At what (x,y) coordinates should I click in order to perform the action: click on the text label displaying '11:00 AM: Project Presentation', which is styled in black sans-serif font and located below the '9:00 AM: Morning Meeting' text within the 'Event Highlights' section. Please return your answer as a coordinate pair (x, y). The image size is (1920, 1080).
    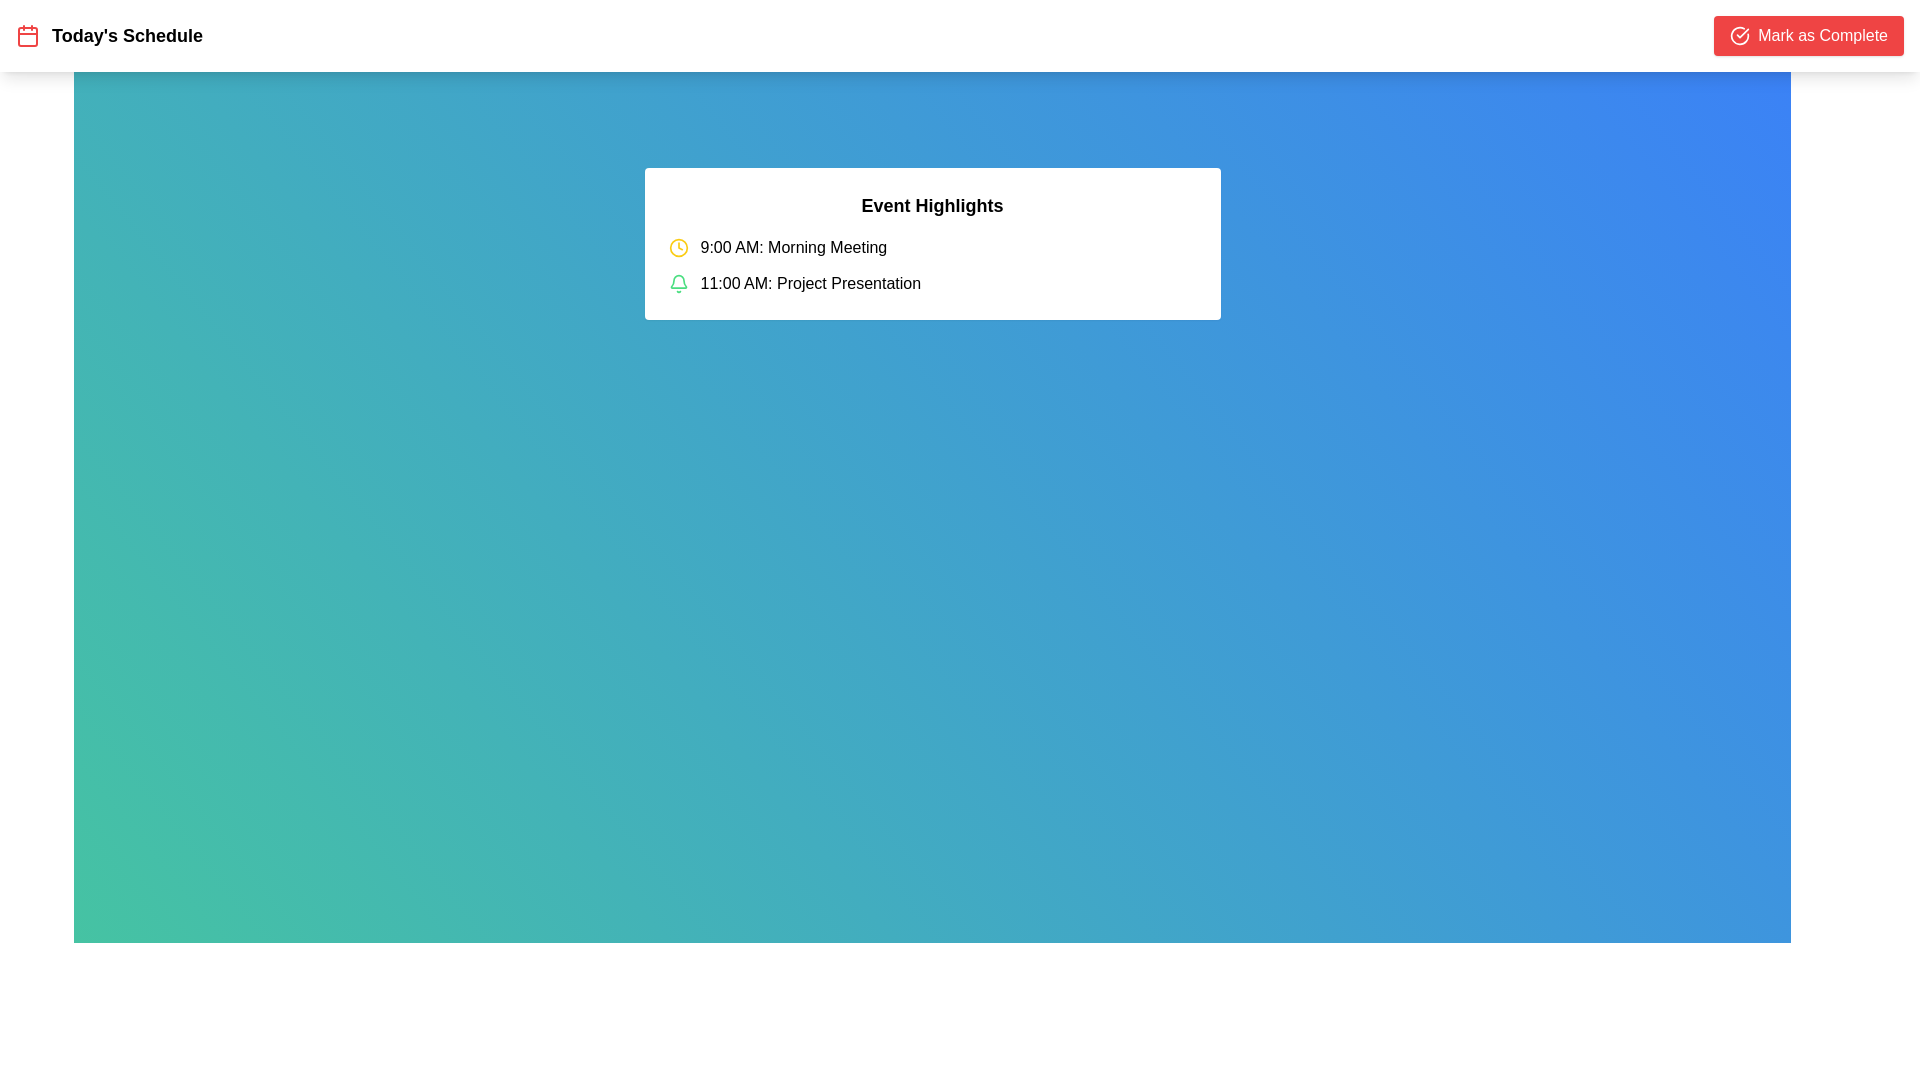
    Looking at the image, I should click on (810, 284).